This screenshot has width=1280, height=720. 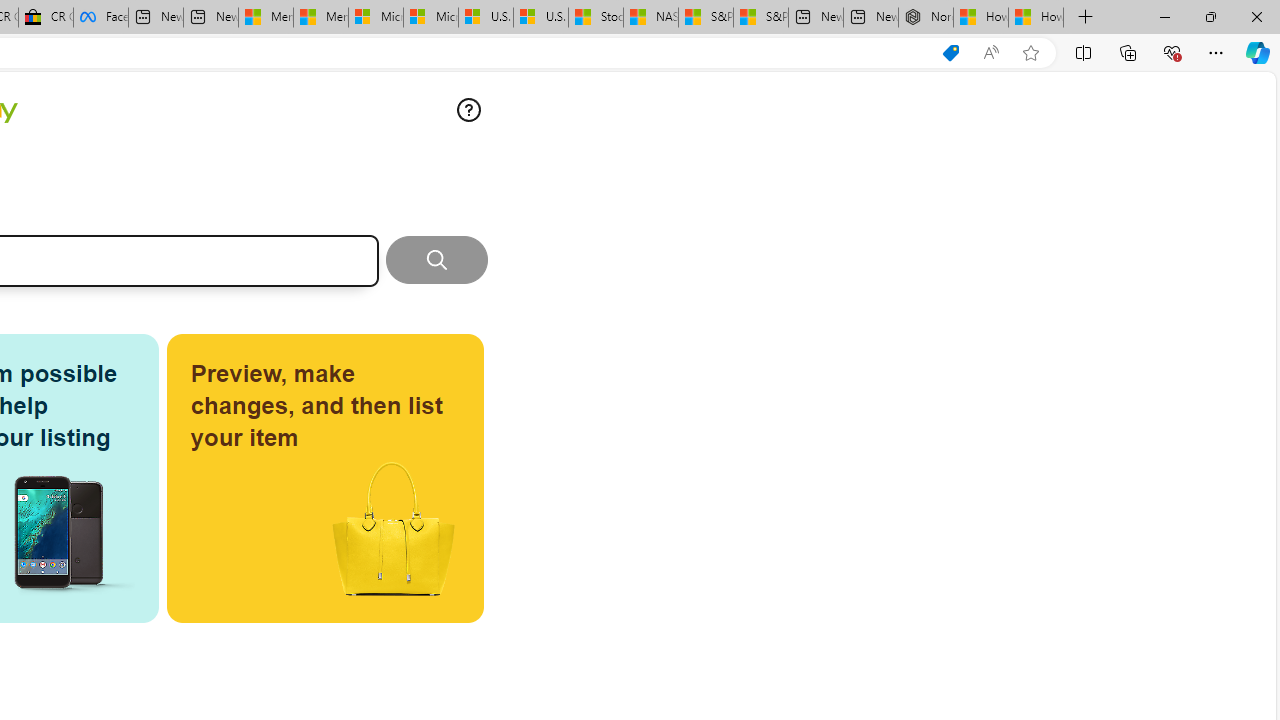 What do you see at coordinates (468, 110) in the screenshot?
I see `'Comment about your experience on this page.'` at bounding box center [468, 110].